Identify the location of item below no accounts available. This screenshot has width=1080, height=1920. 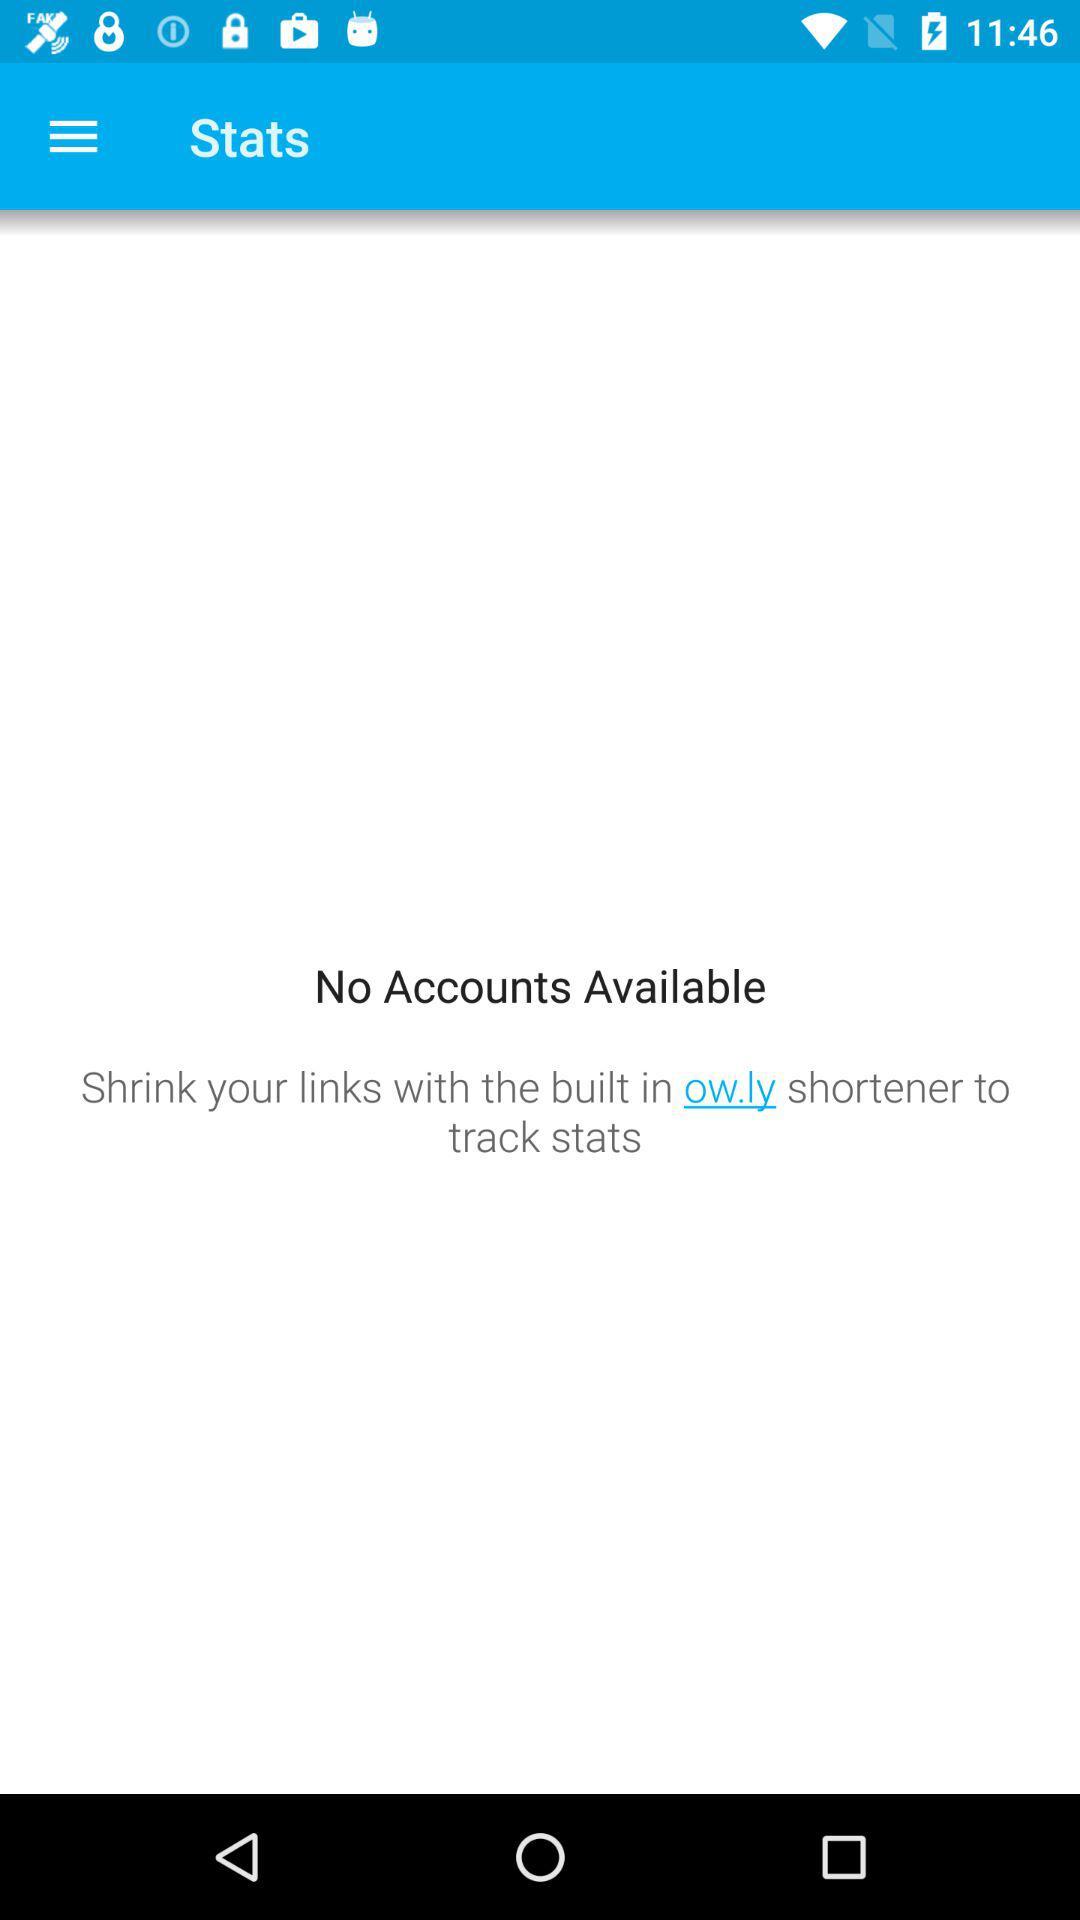
(545, 1109).